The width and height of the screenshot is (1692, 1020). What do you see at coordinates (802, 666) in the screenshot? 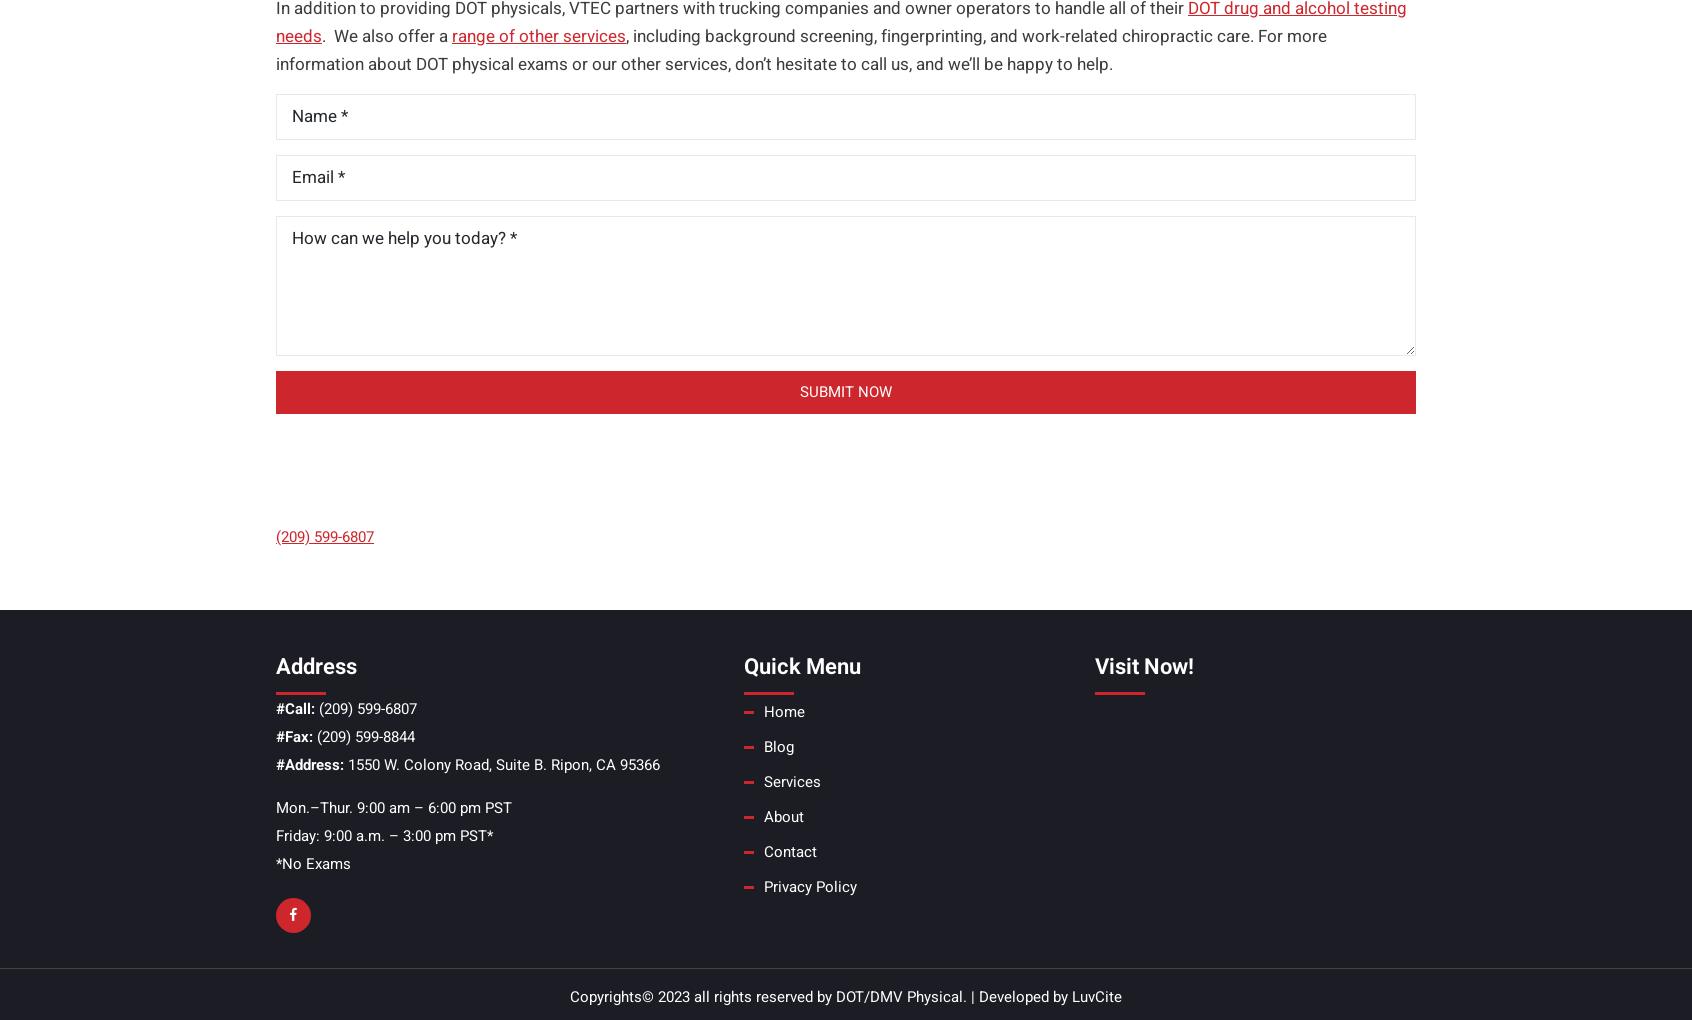
I see `'Quick Menu'` at bounding box center [802, 666].